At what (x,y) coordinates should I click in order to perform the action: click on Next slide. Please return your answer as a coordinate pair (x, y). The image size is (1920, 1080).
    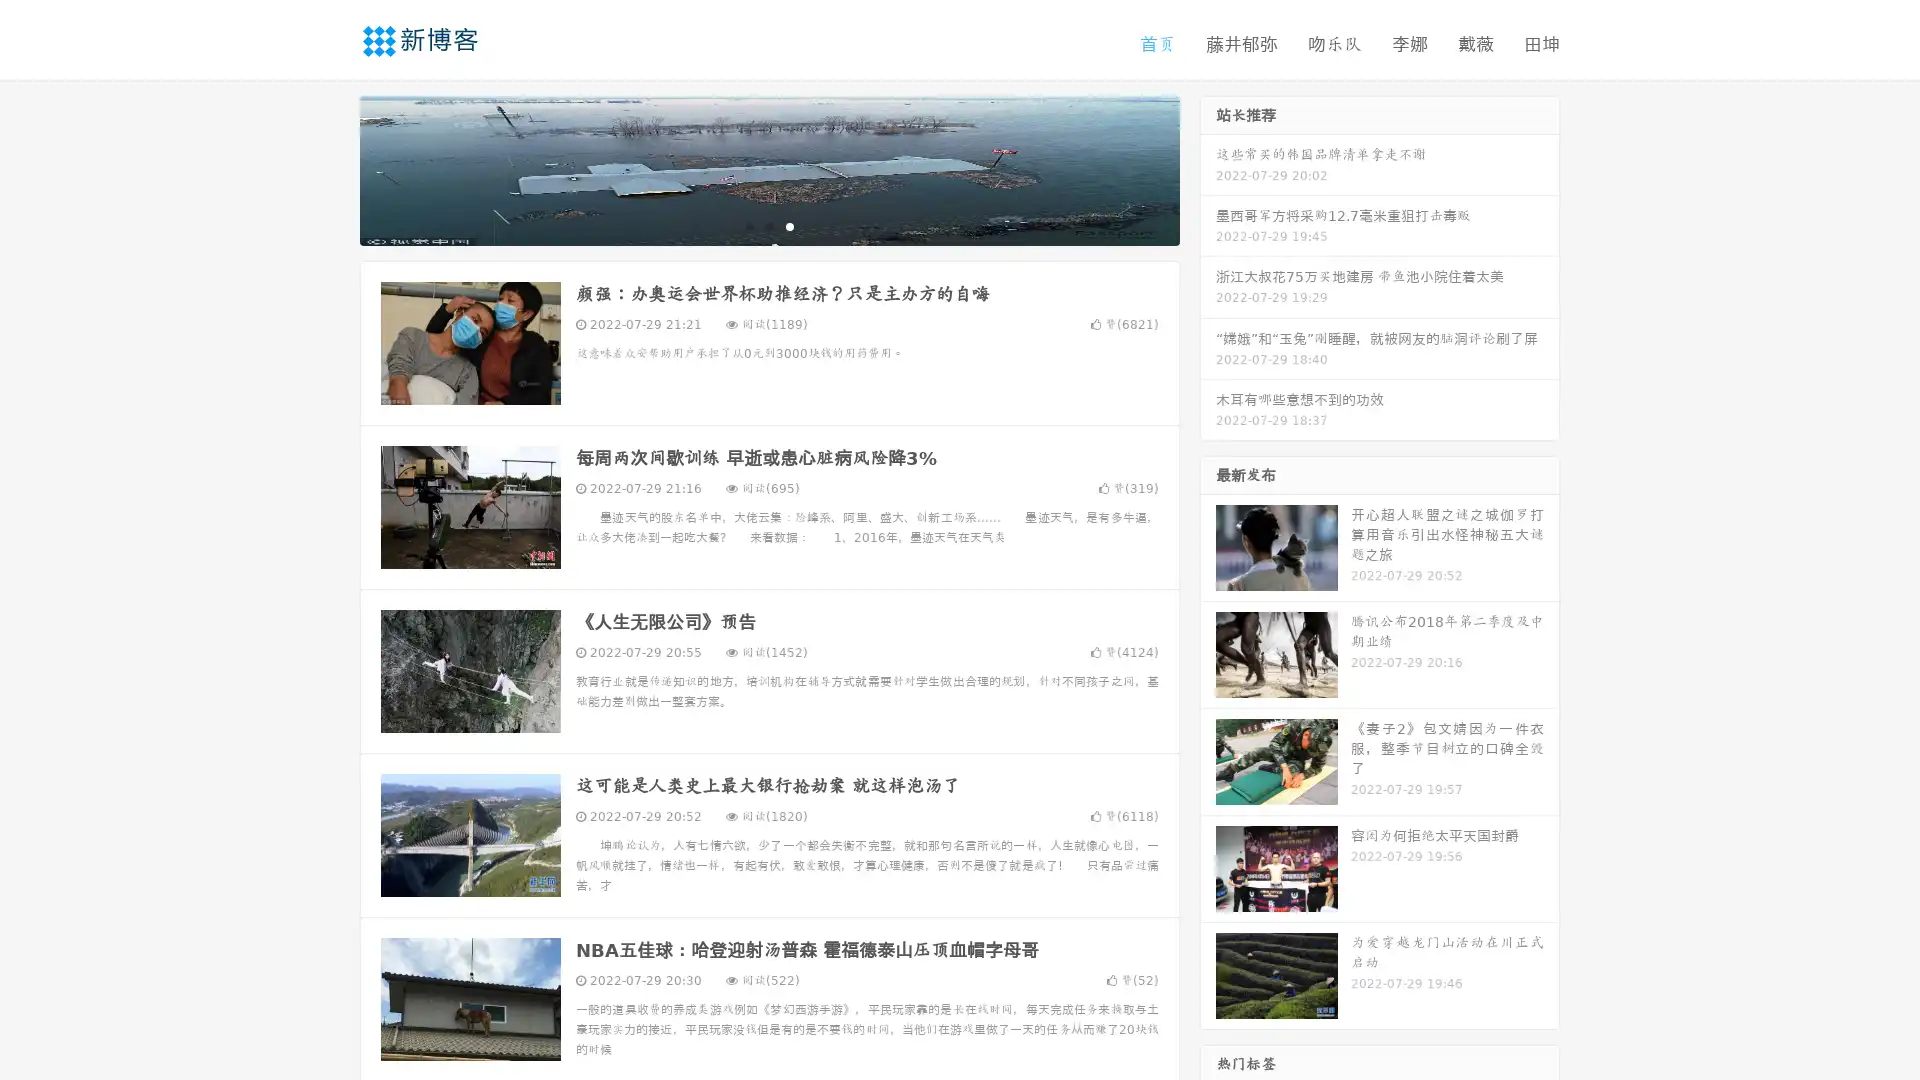
    Looking at the image, I should click on (1208, 168).